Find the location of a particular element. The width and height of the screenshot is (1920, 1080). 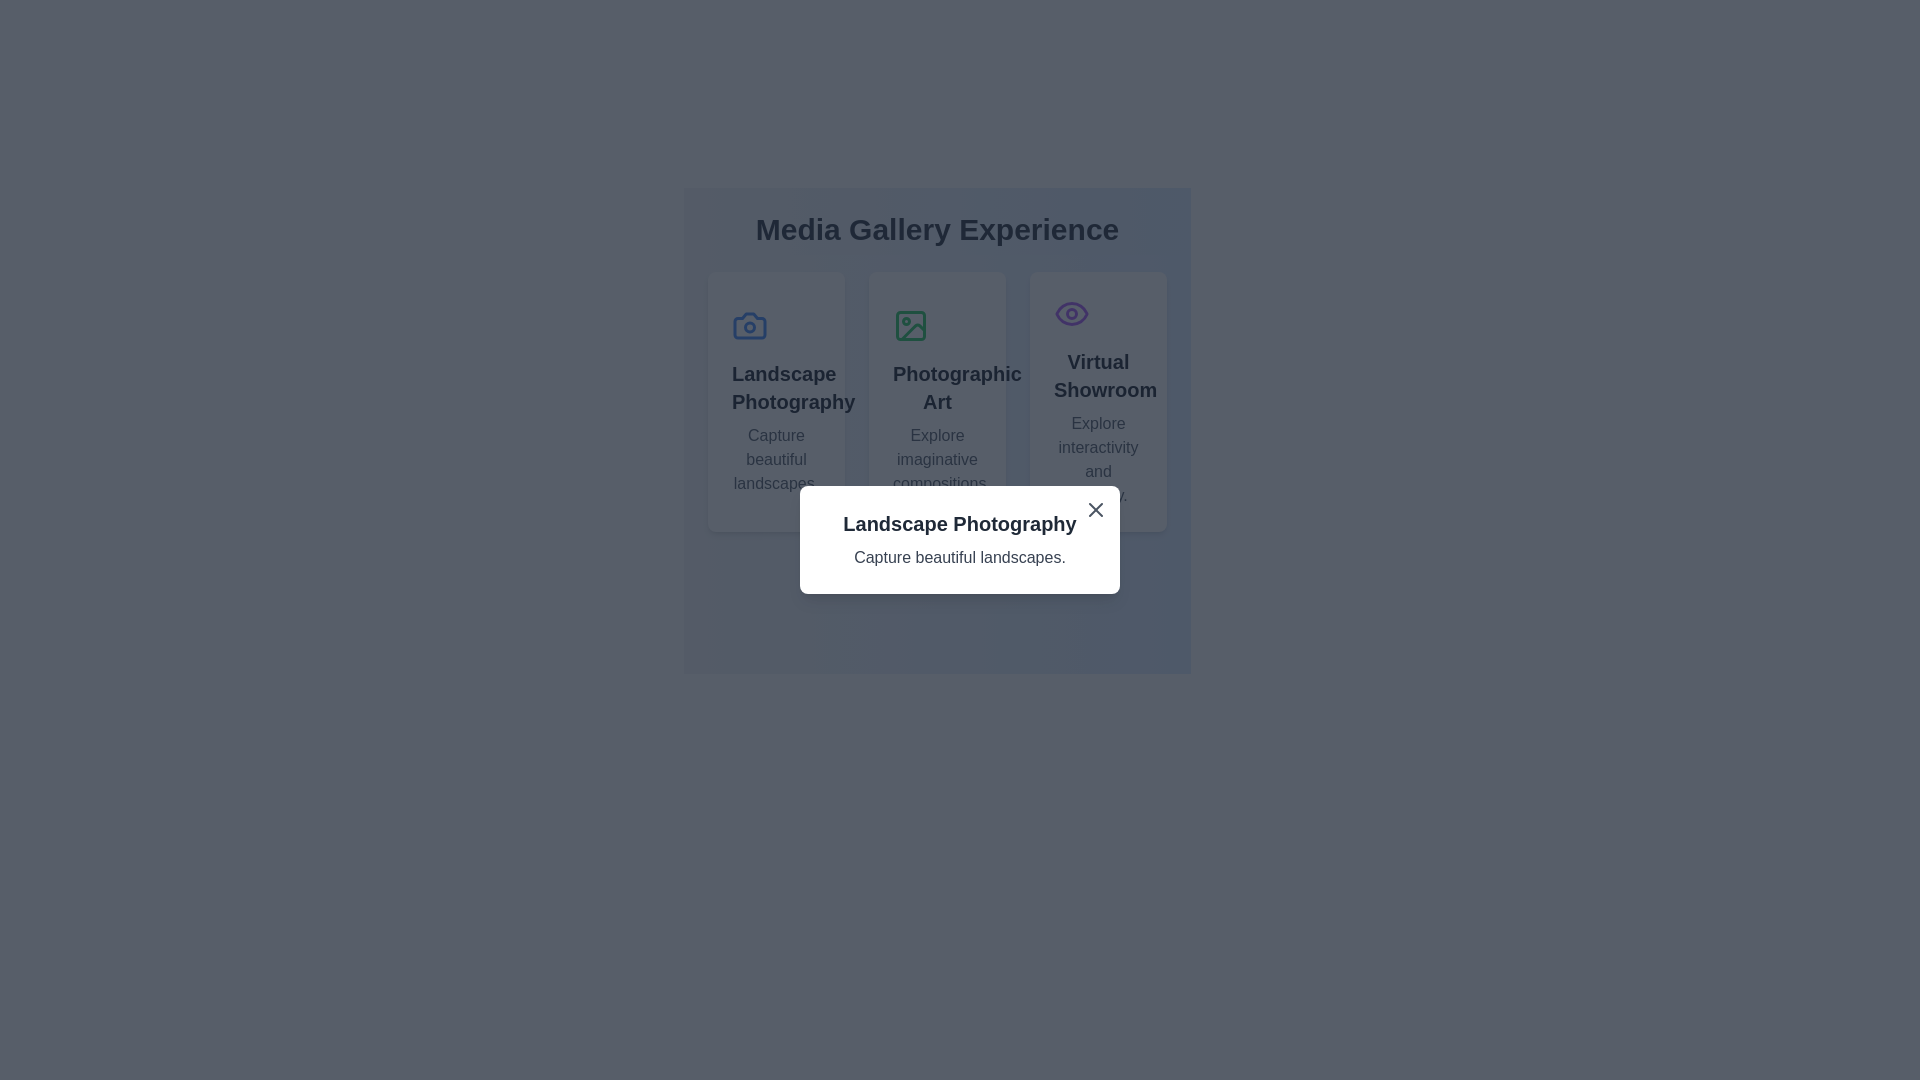

the purple eye icon located at the top center of the 'Virtual Showroom' section, which is characterized by its circular shape and inner pupil is located at coordinates (1070, 313).